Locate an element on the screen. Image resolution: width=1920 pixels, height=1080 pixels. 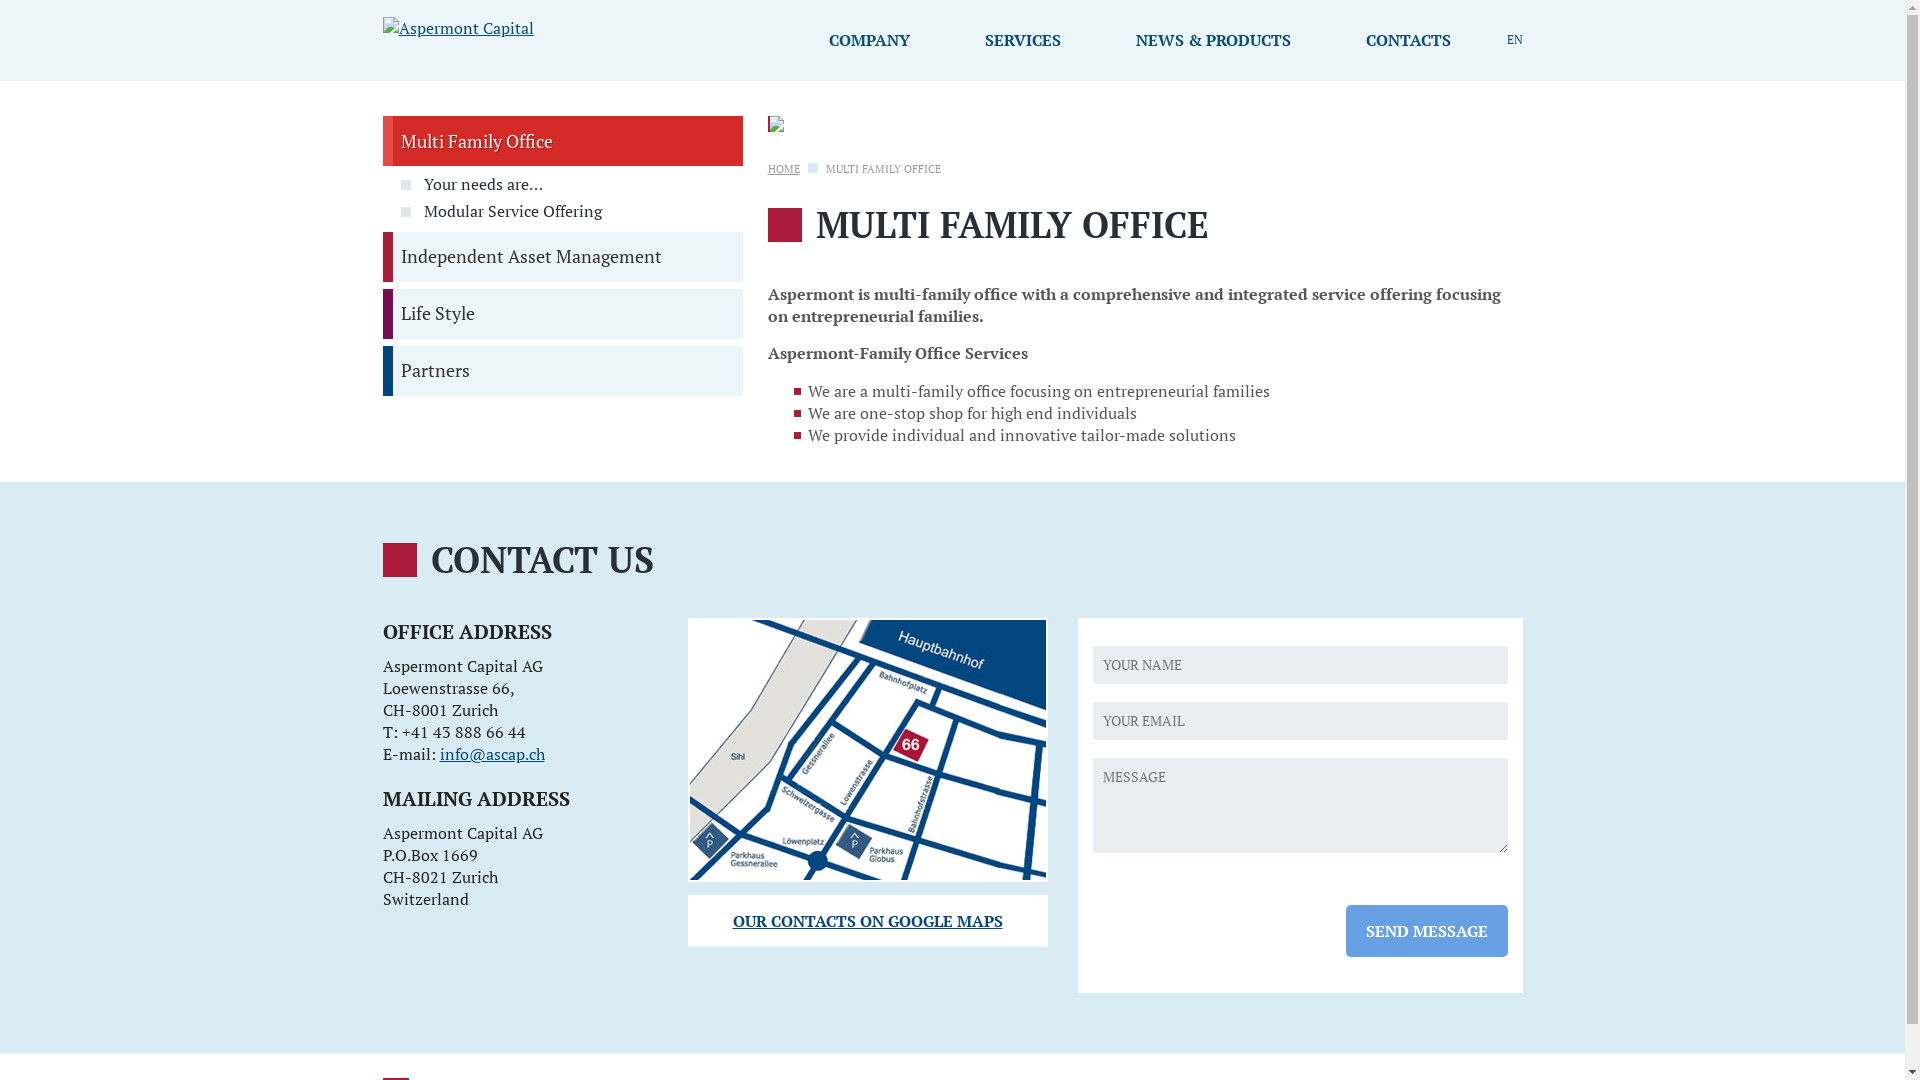
'Send message' is located at coordinates (1425, 930).